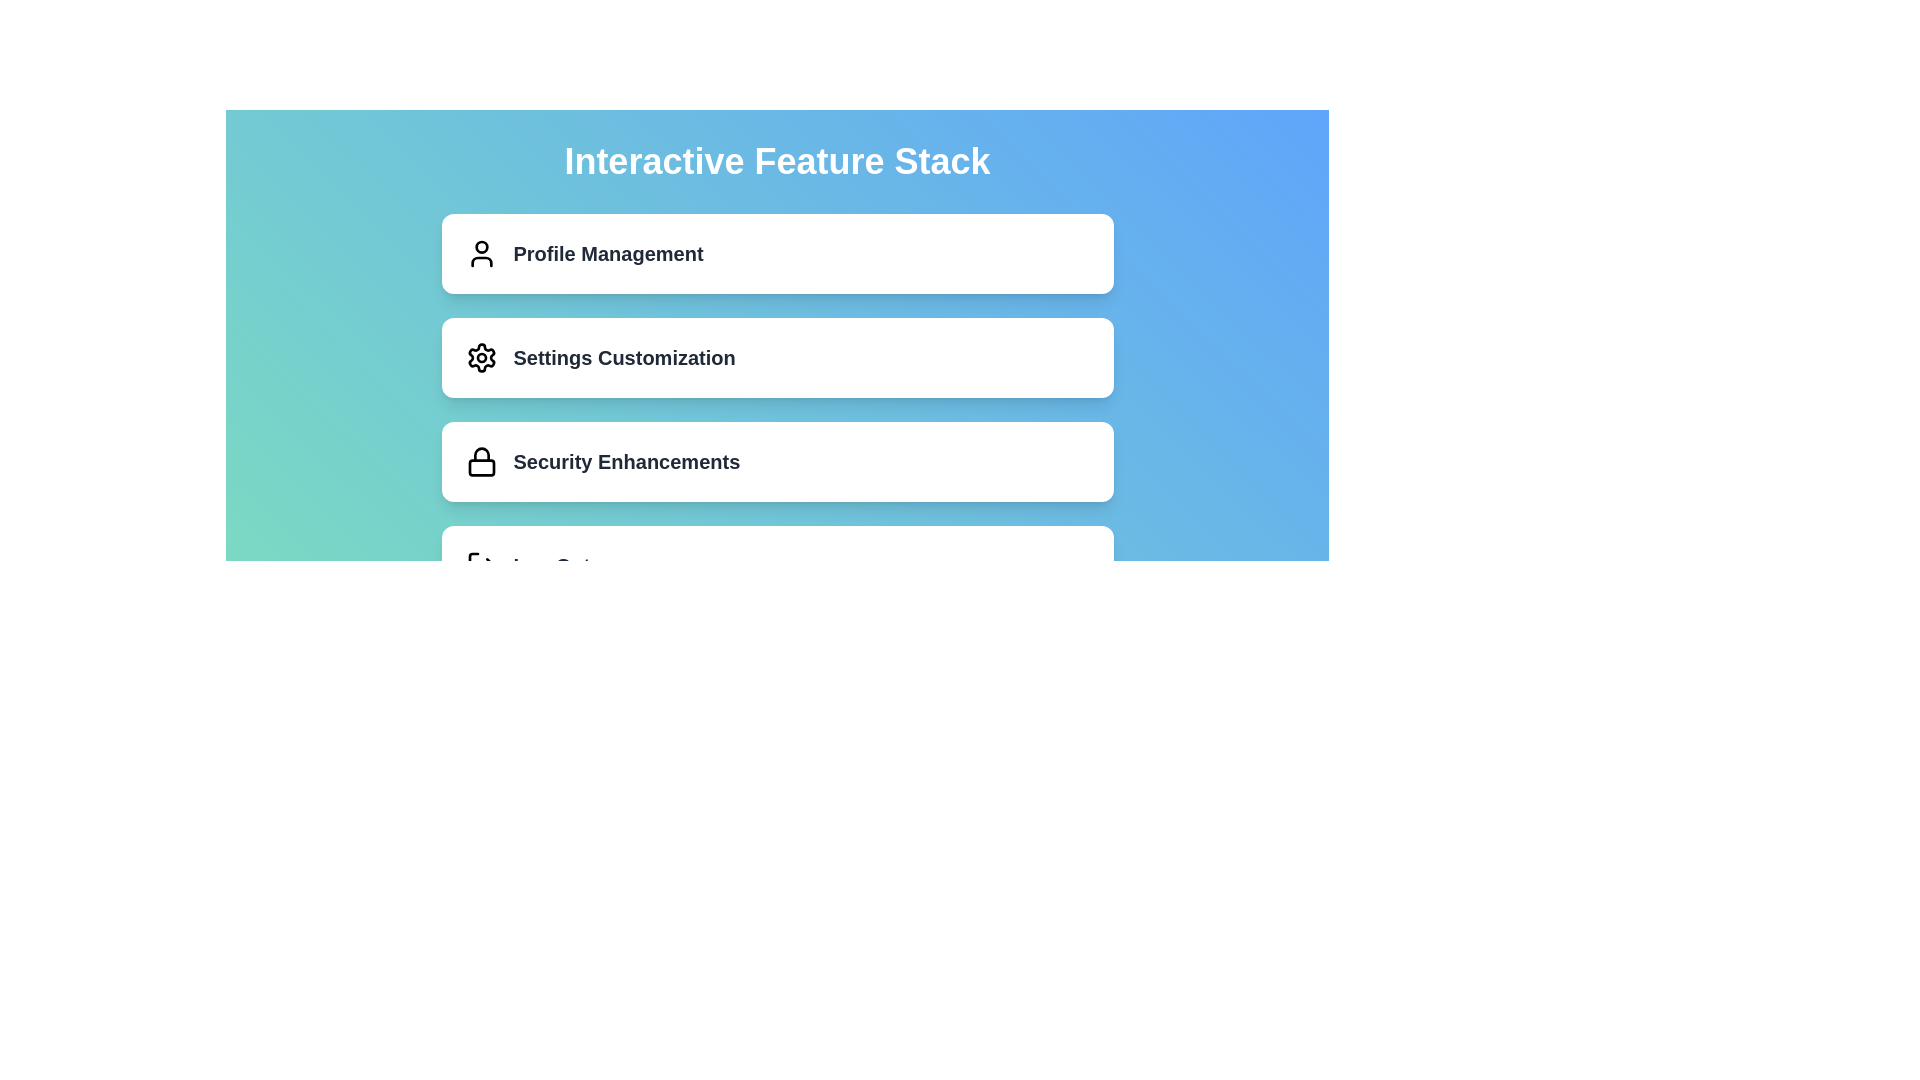 Image resolution: width=1920 pixels, height=1080 pixels. What do you see at coordinates (481, 462) in the screenshot?
I see `the security icon located at the top left part of the 'Security Enhancements' feature card` at bounding box center [481, 462].